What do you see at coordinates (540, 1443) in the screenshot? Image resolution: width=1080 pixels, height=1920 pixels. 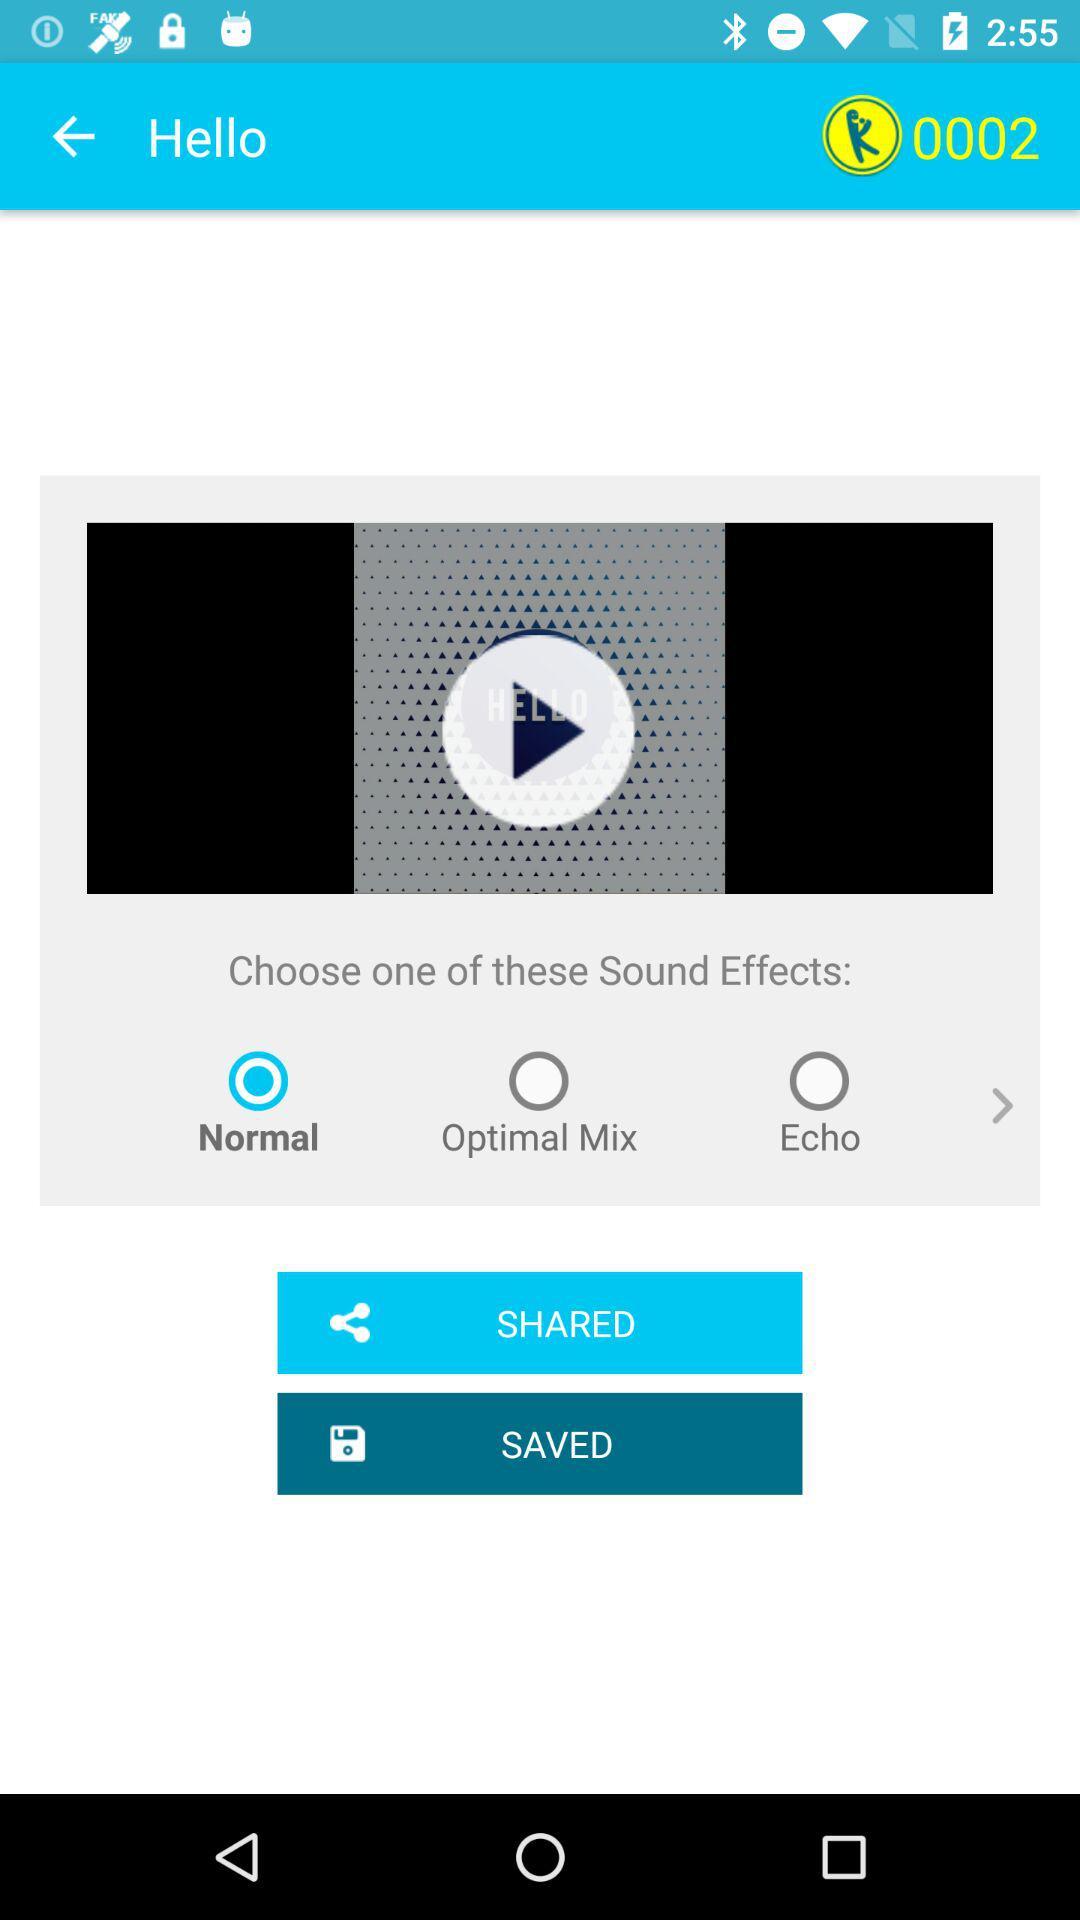 I see `saved item` at bounding box center [540, 1443].